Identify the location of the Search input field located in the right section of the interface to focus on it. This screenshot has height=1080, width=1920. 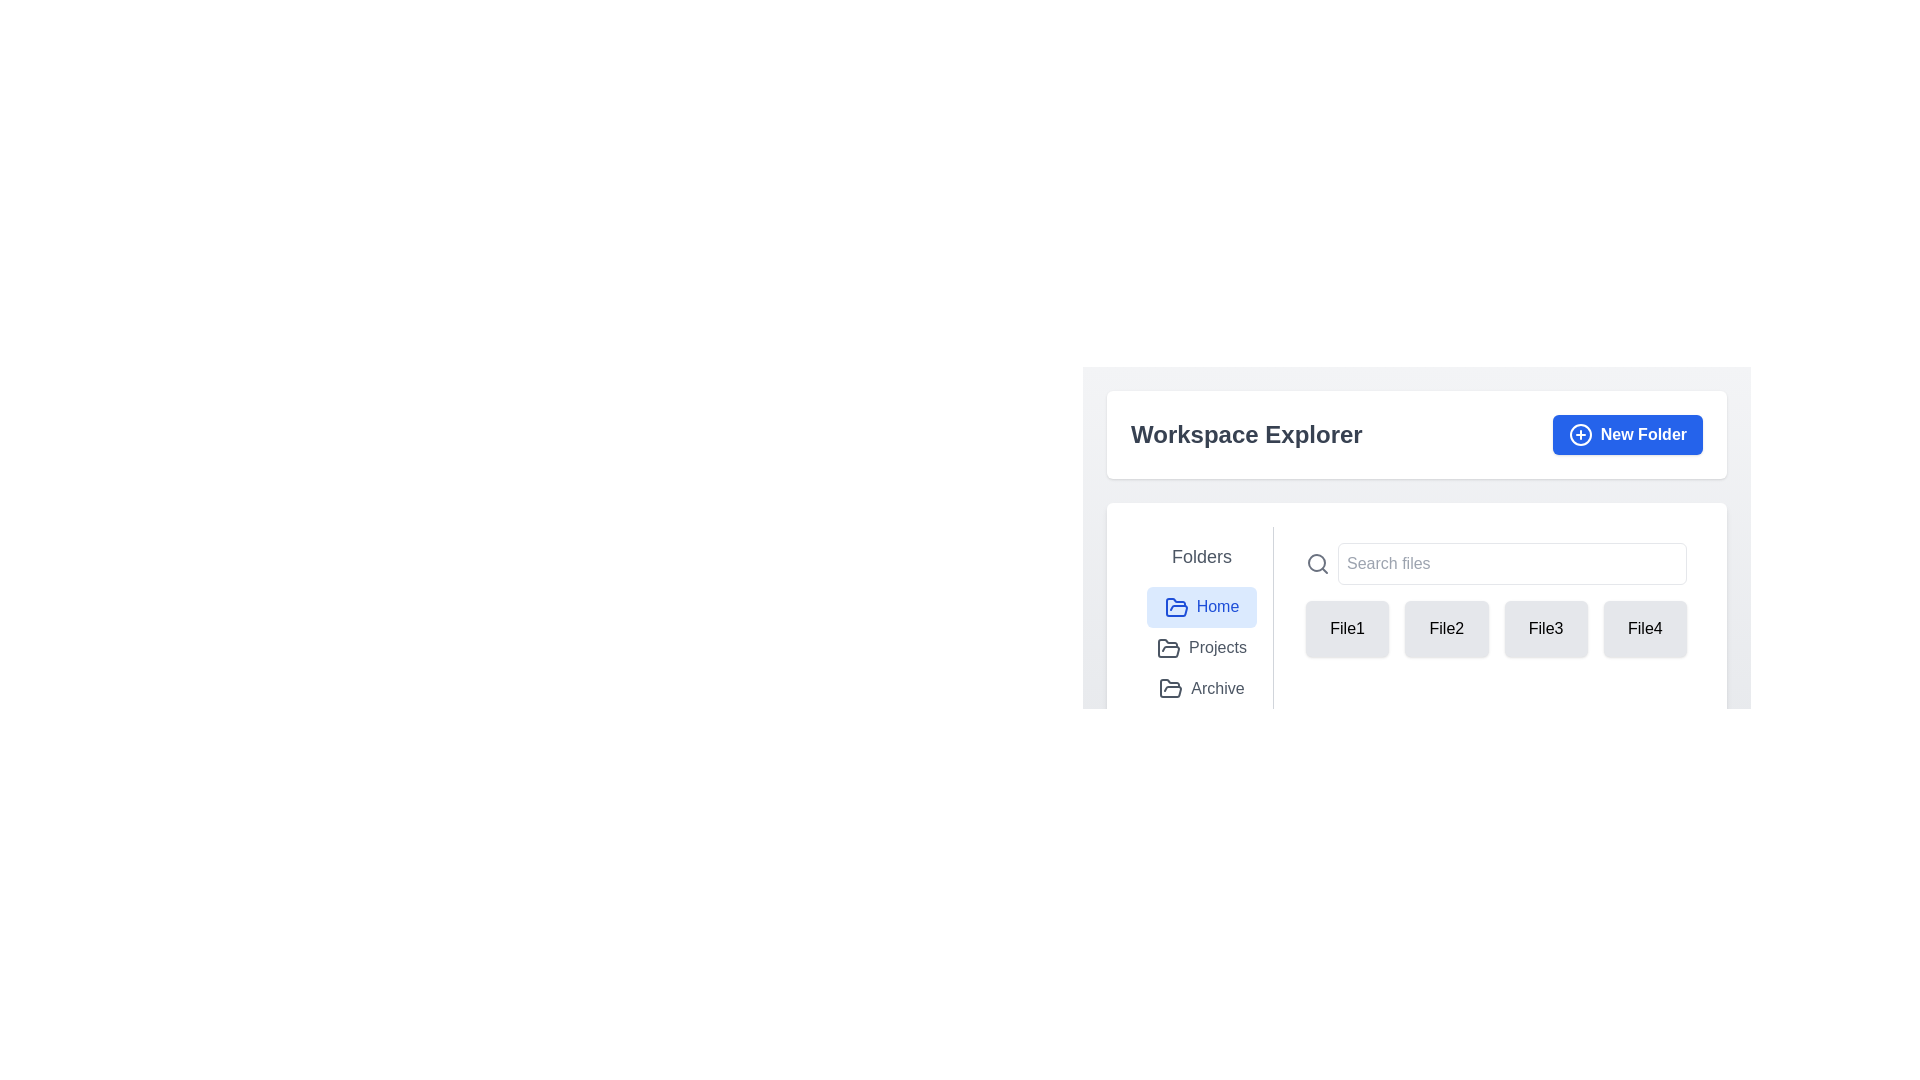
(1512, 563).